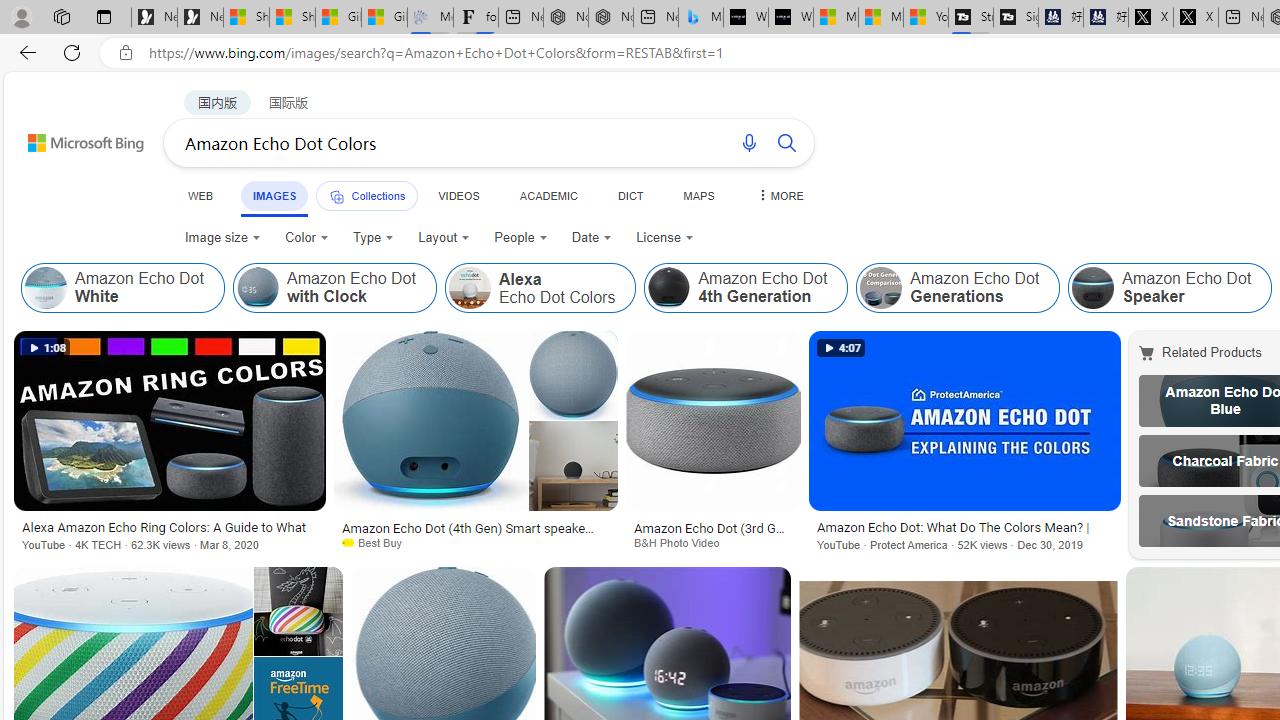  Describe the element at coordinates (540, 288) in the screenshot. I see `'Alexa Echo Dot Colors'` at that location.